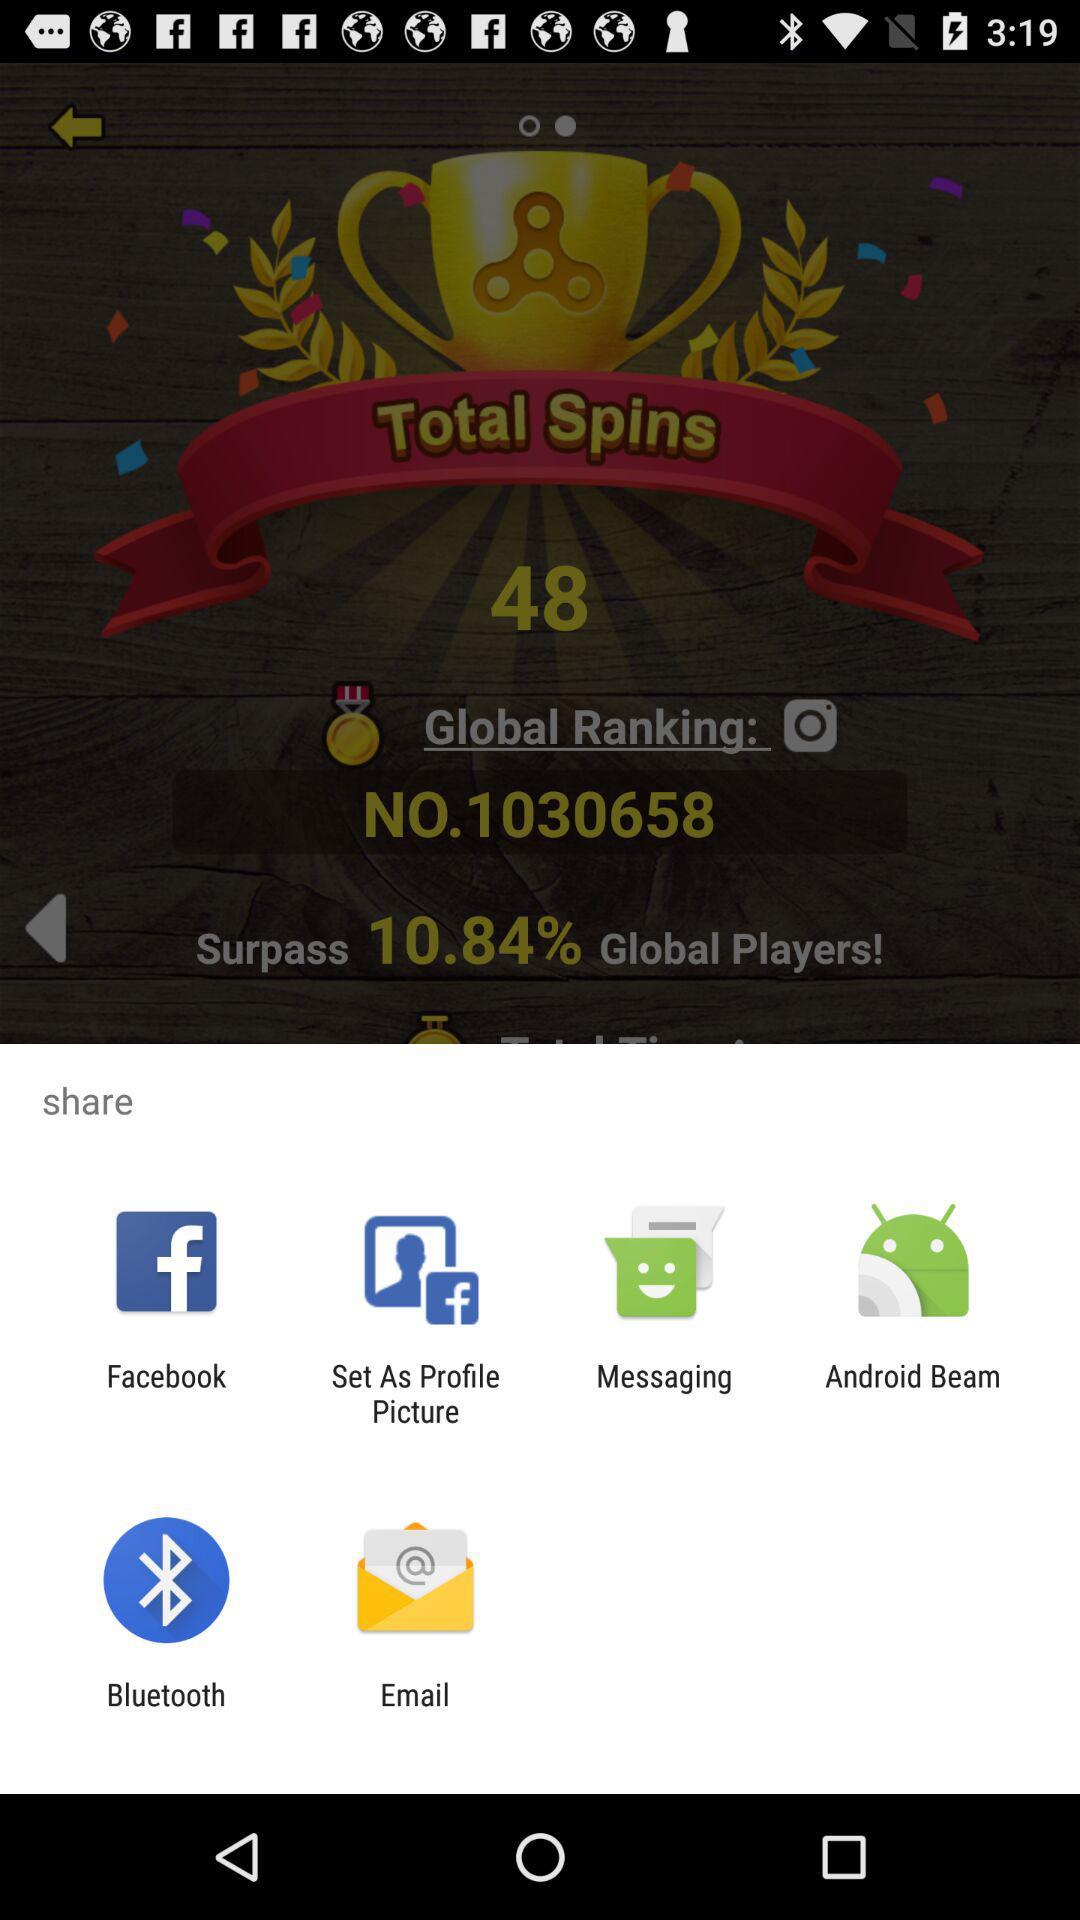 Image resolution: width=1080 pixels, height=1920 pixels. What do you see at coordinates (165, 1711) in the screenshot?
I see `bluetooth icon` at bounding box center [165, 1711].